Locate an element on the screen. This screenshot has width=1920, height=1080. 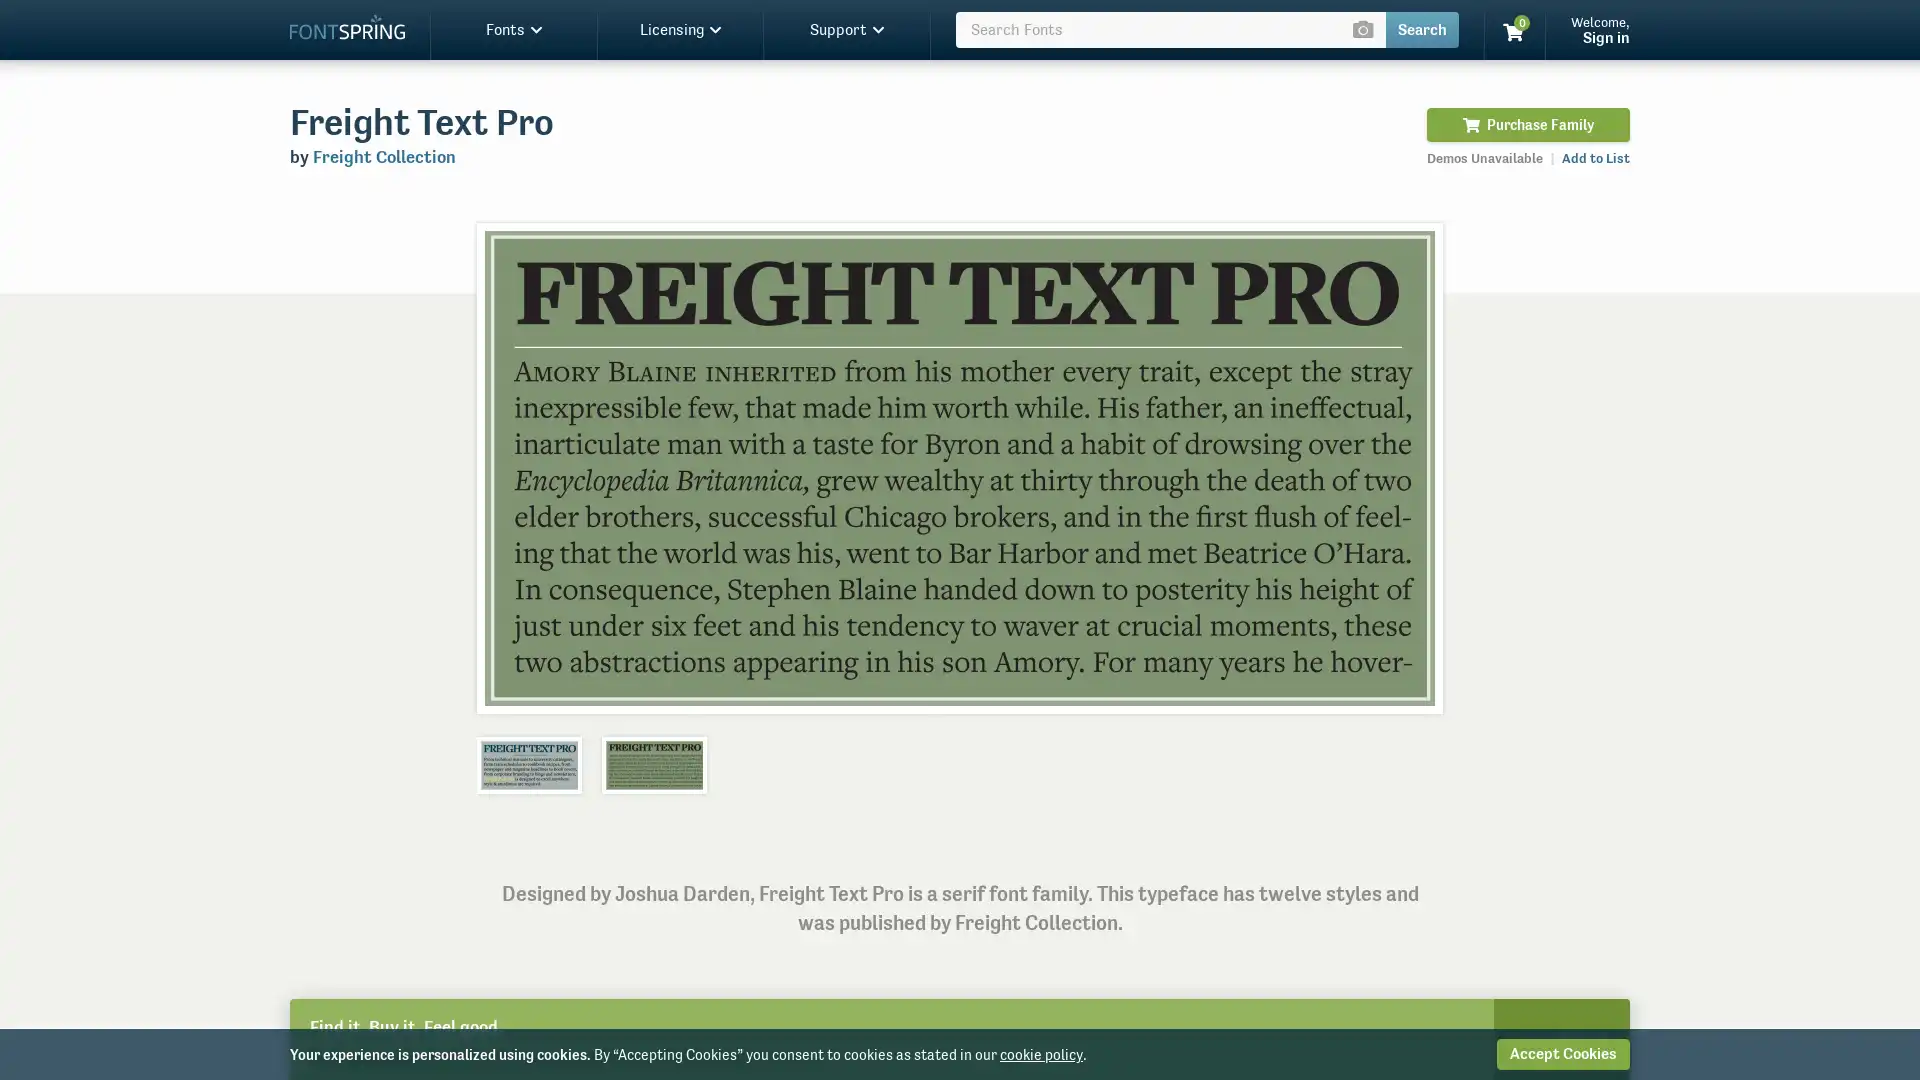
Purchase Family is located at coordinates (1527, 124).